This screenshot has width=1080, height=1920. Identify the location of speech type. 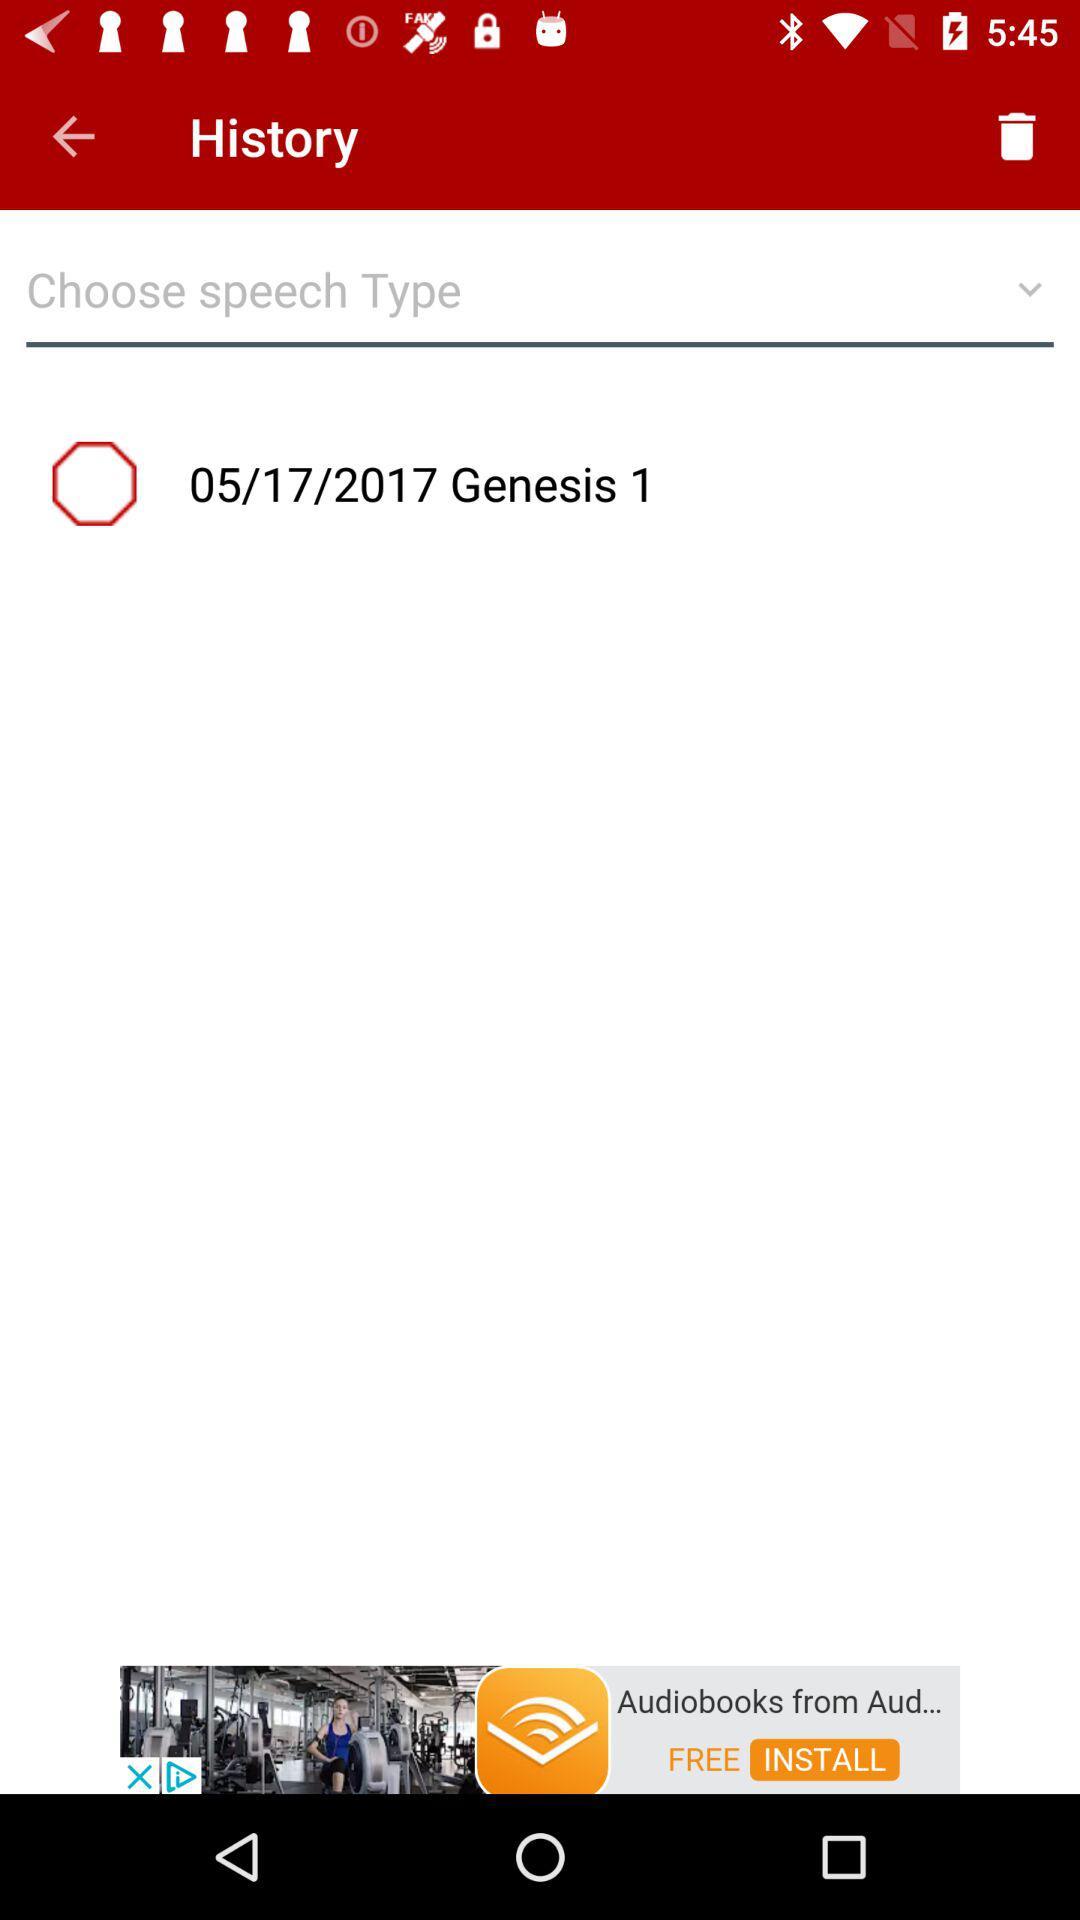
(540, 298).